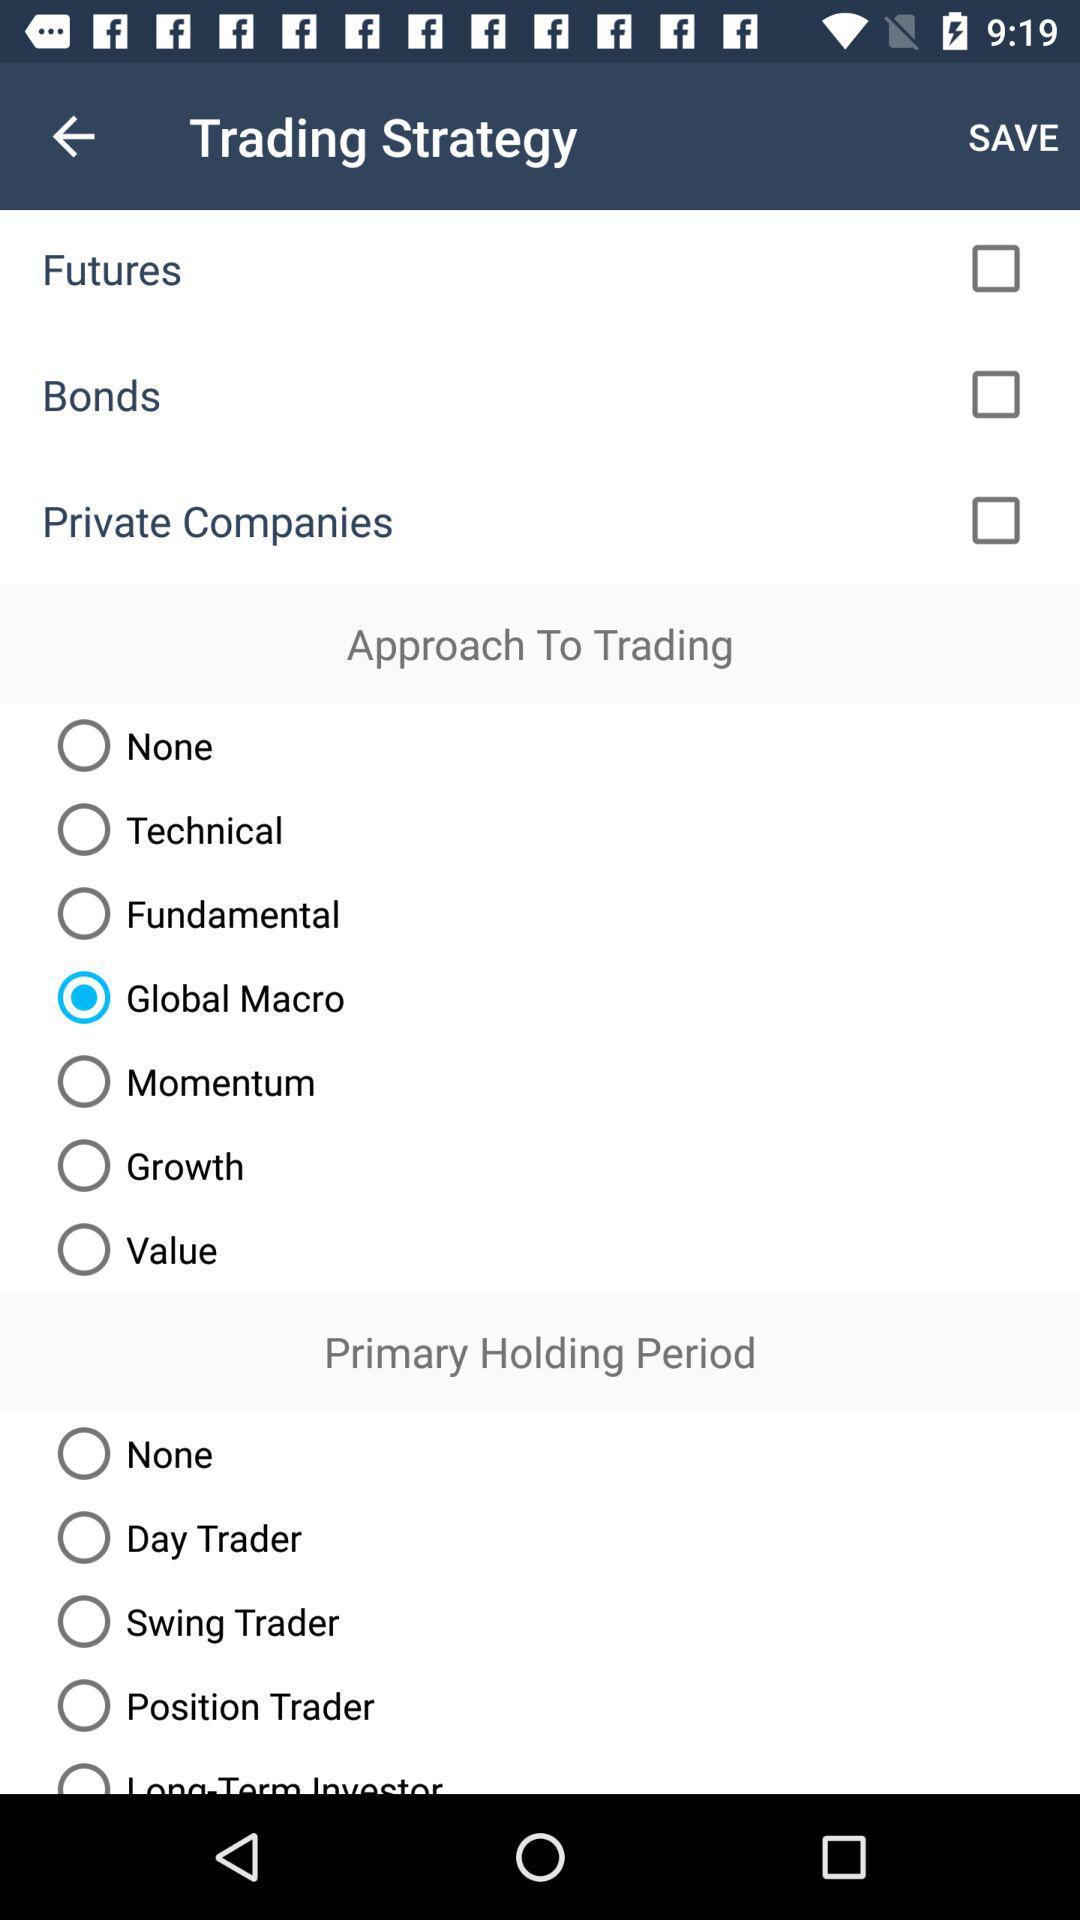 This screenshot has width=1080, height=1920. Describe the element at coordinates (129, 1248) in the screenshot. I see `value item` at that location.